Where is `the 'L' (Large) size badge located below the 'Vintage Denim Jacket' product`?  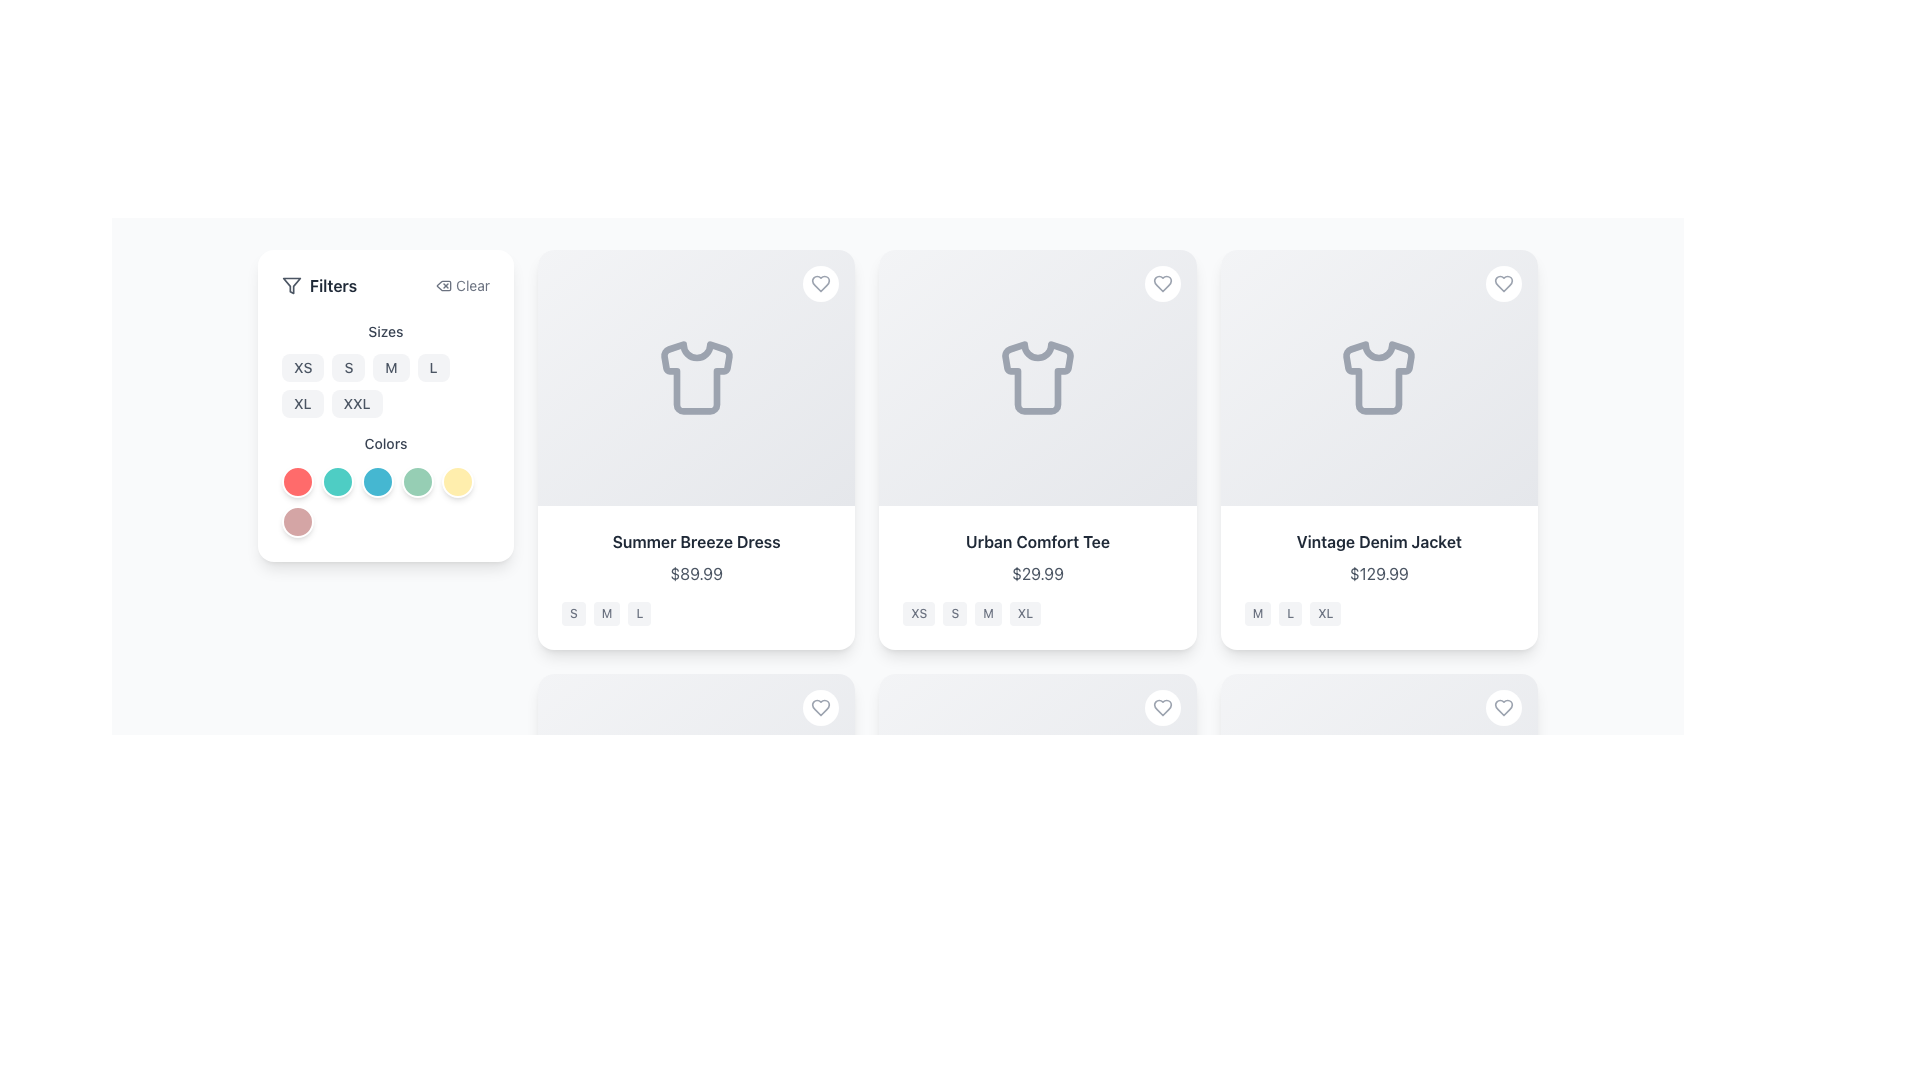
the 'L' (Large) size badge located below the 'Vintage Denim Jacket' product is located at coordinates (1290, 612).